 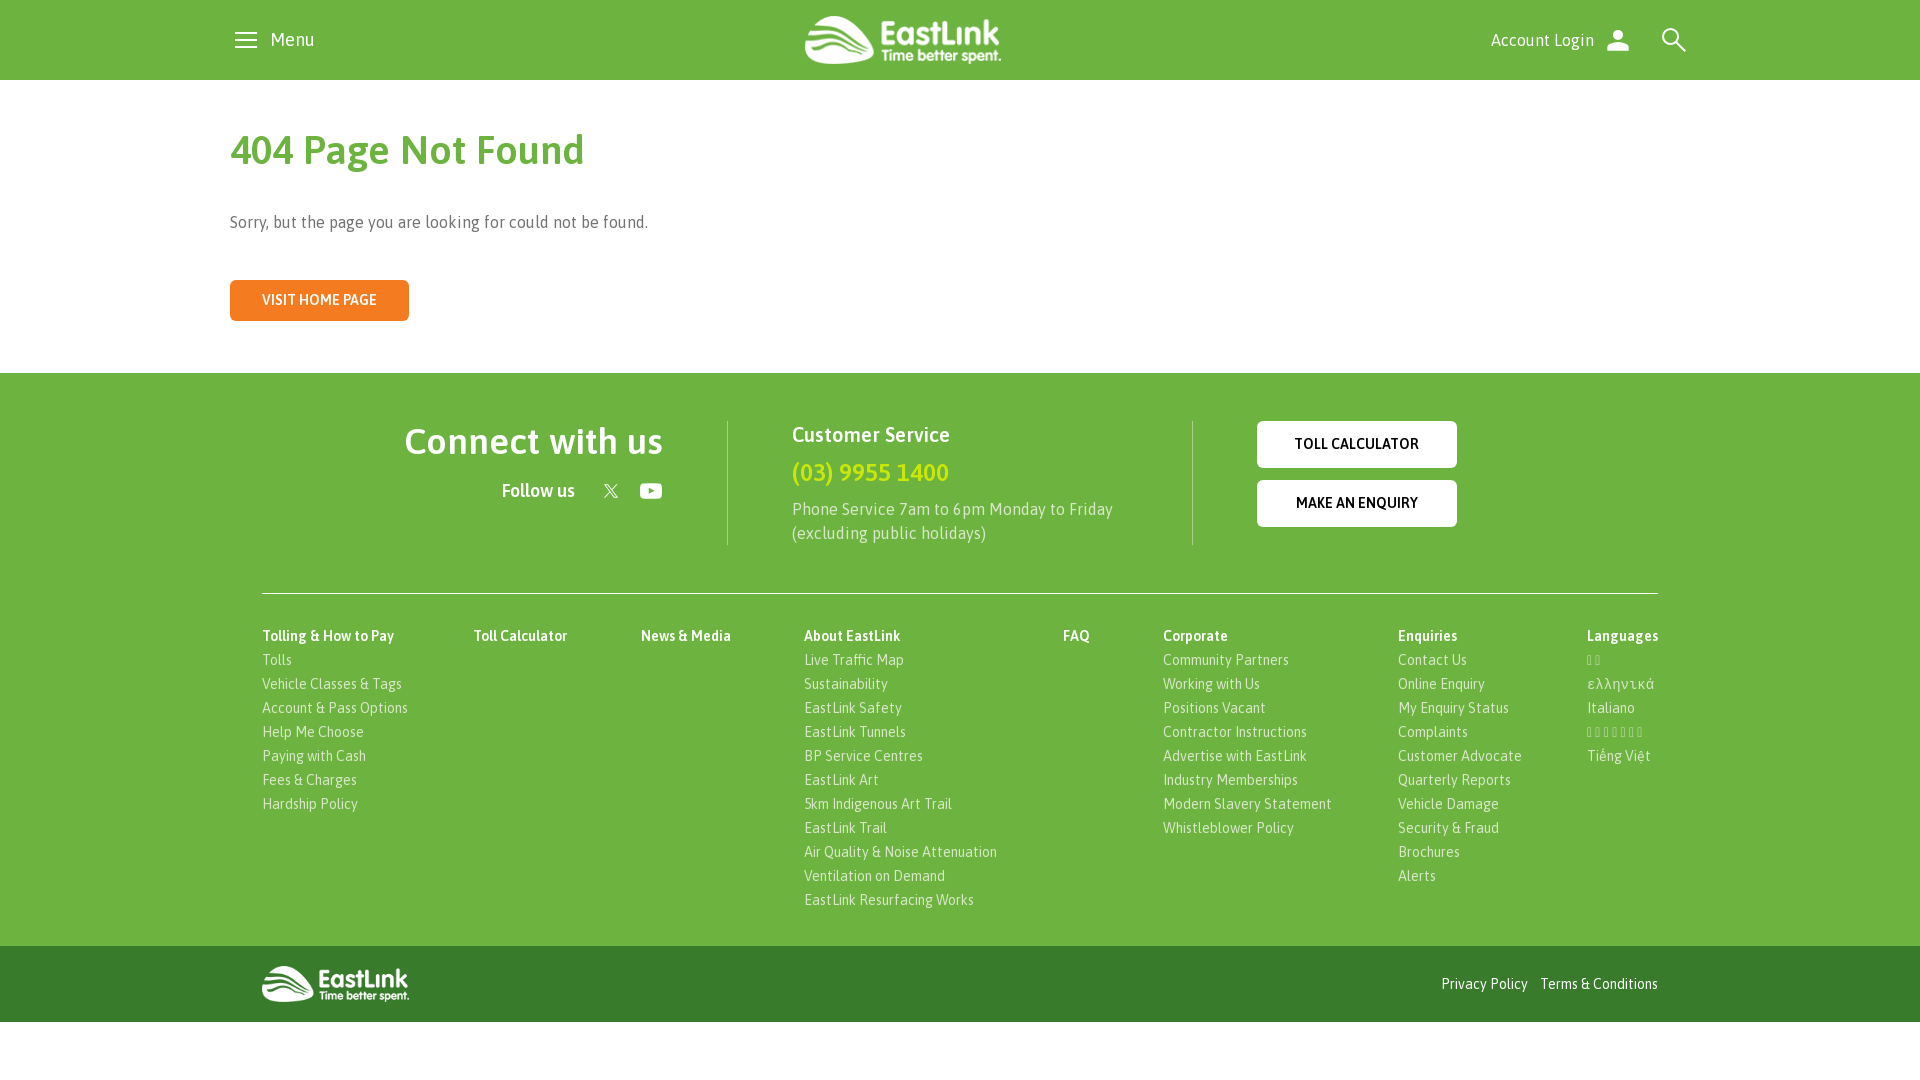 What do you see at coordinates (1539, 982) in the screenshot?
I see `'Terms & Conditions'` at bounding box center [1539, 982].